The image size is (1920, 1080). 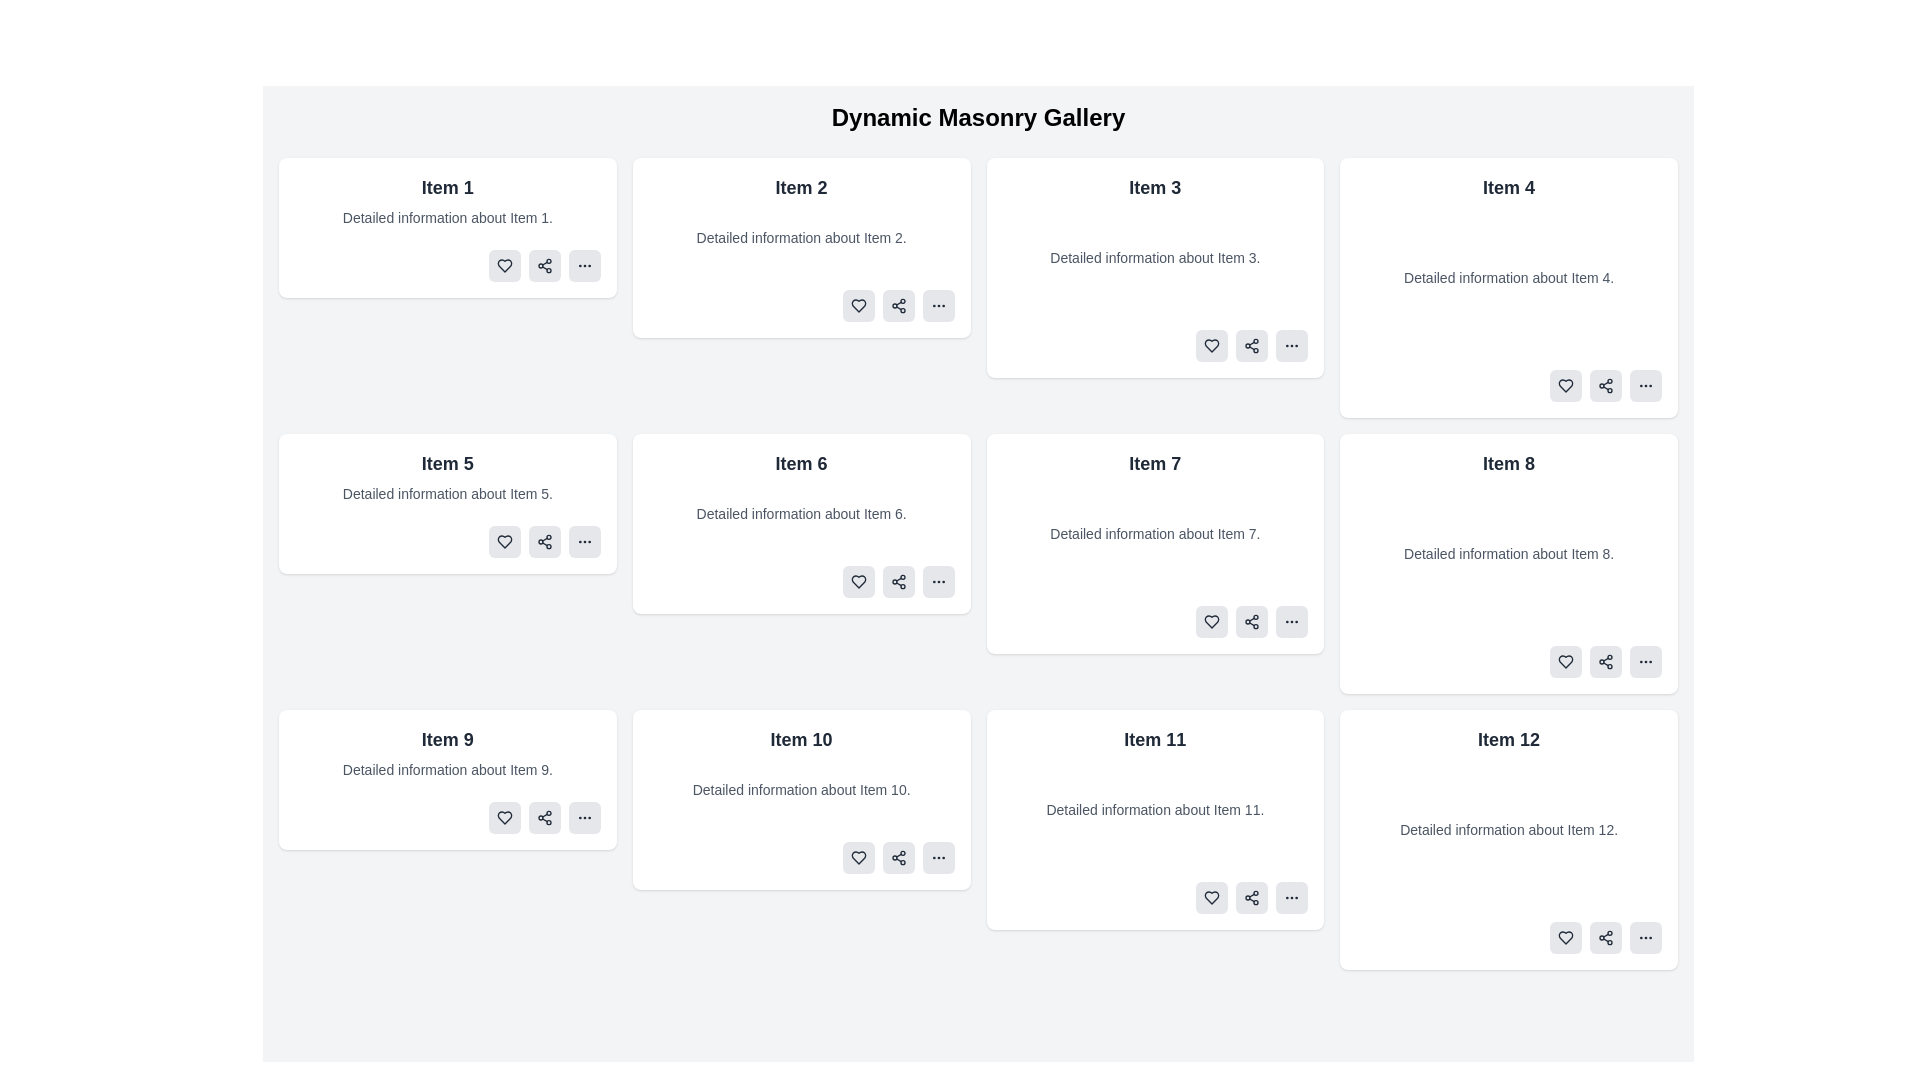 I want to click on the share icon, which is a minimalistic design consisting of three unfilled circles connected by two thin lines, located between the heart icon and the ellipsis menu icon in the footer area of 'Item 12', so click(x=1606, y=937).